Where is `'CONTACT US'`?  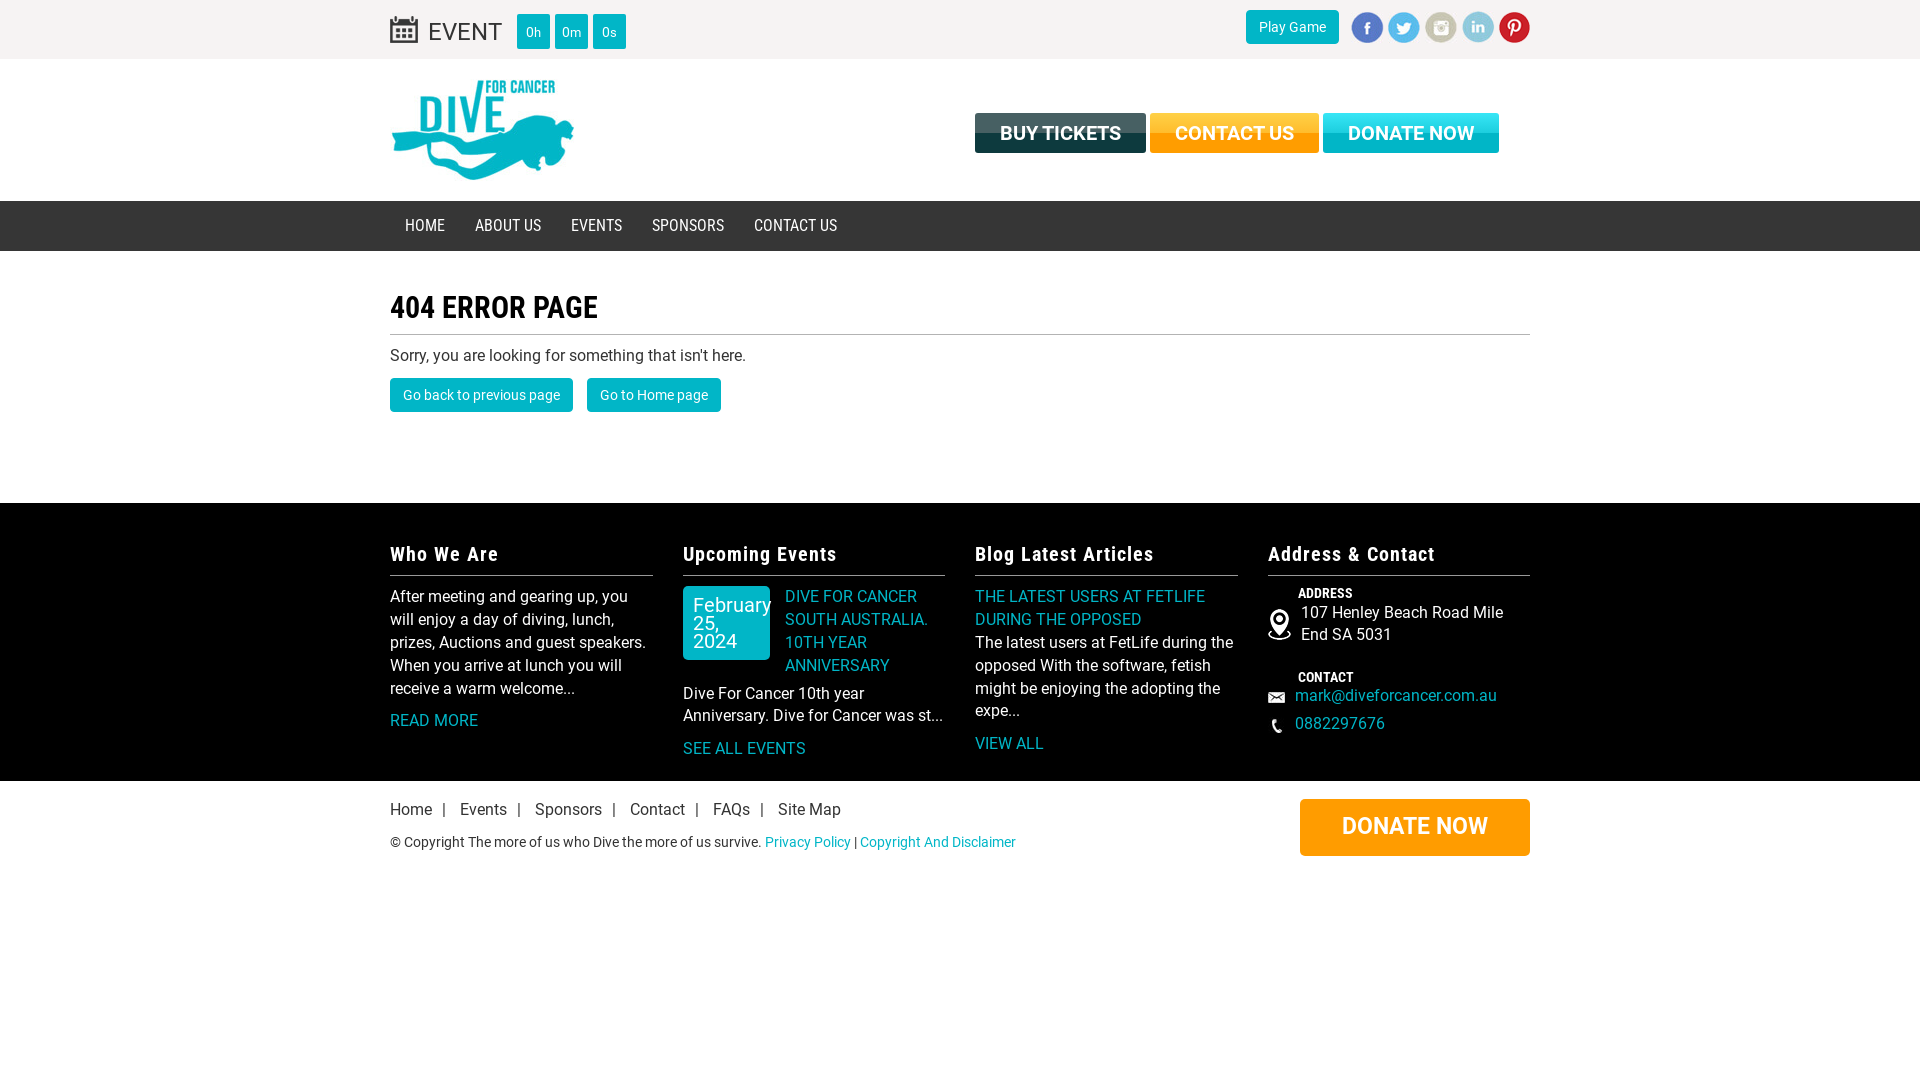
'CONTACT US' is located at coordinates (1150, 132).